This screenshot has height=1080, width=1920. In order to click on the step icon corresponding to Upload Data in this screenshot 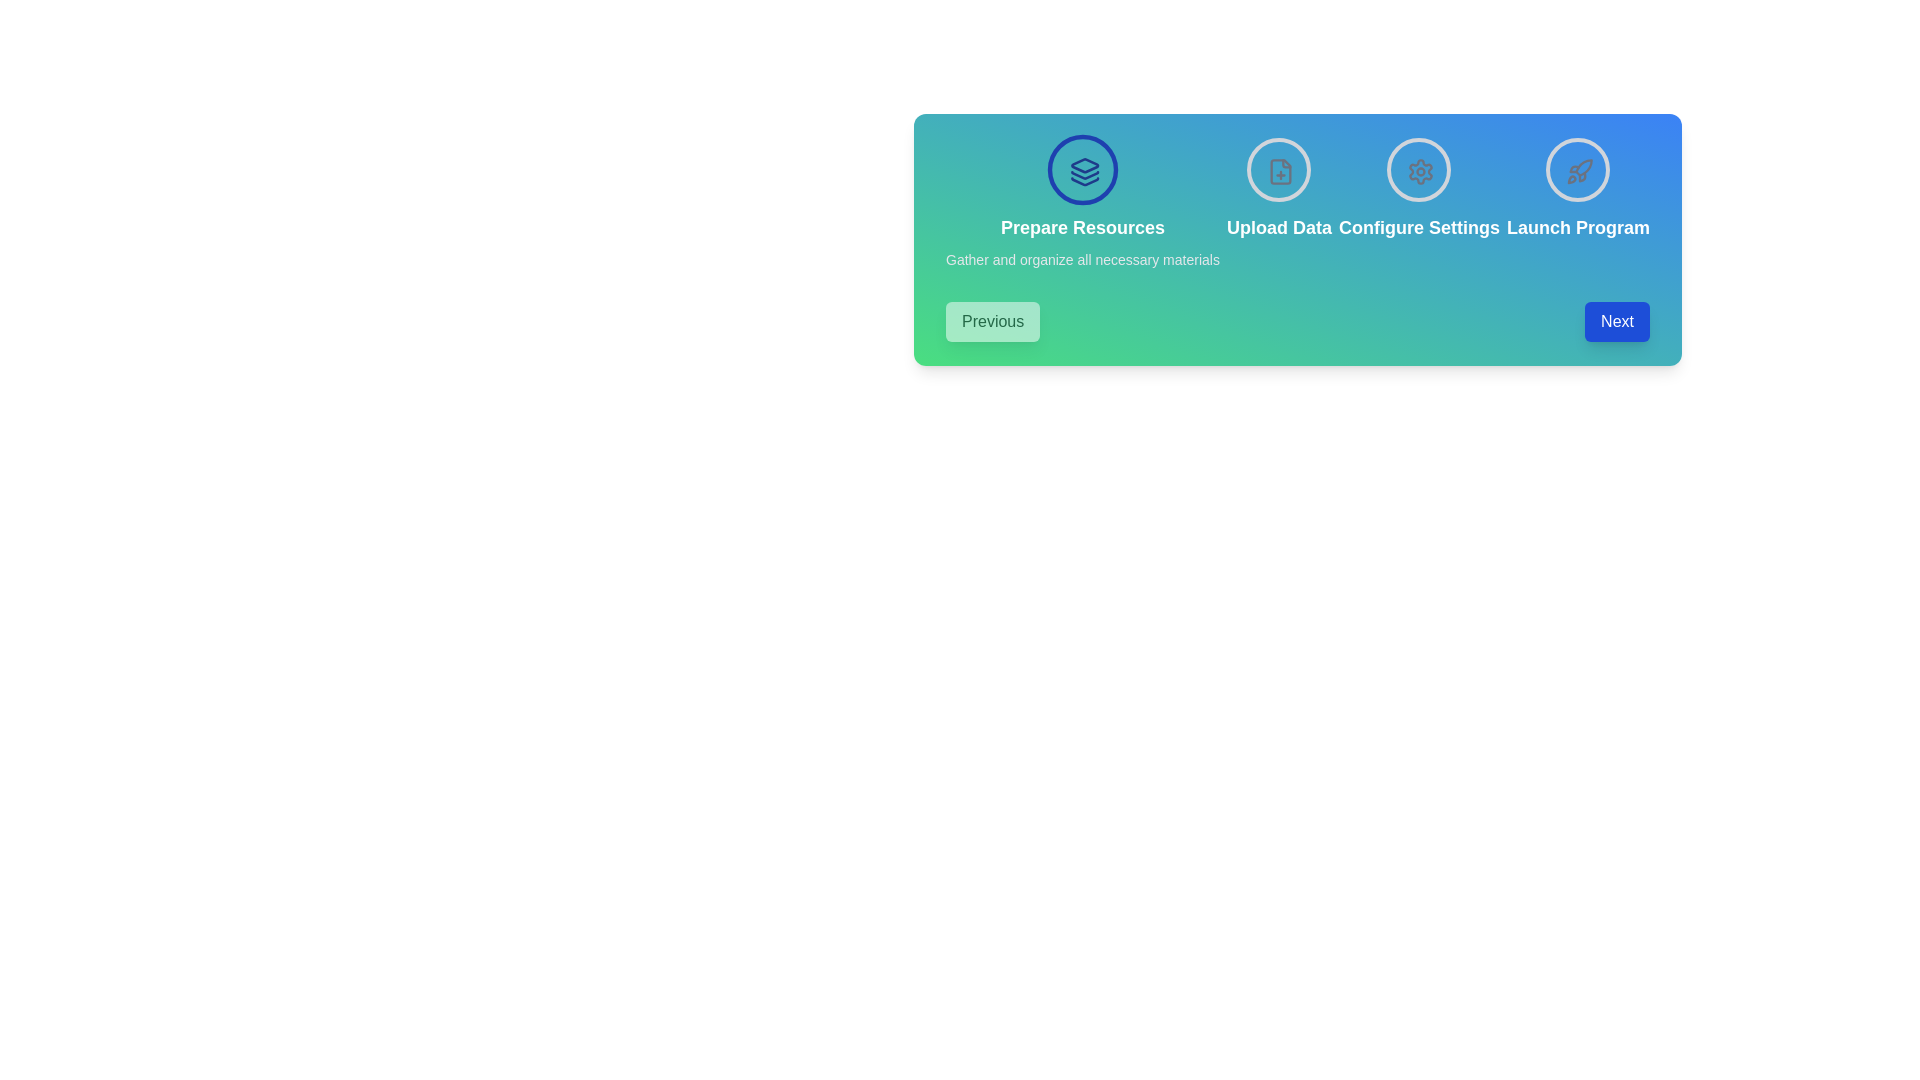, I will do `click(1278, 168)`.